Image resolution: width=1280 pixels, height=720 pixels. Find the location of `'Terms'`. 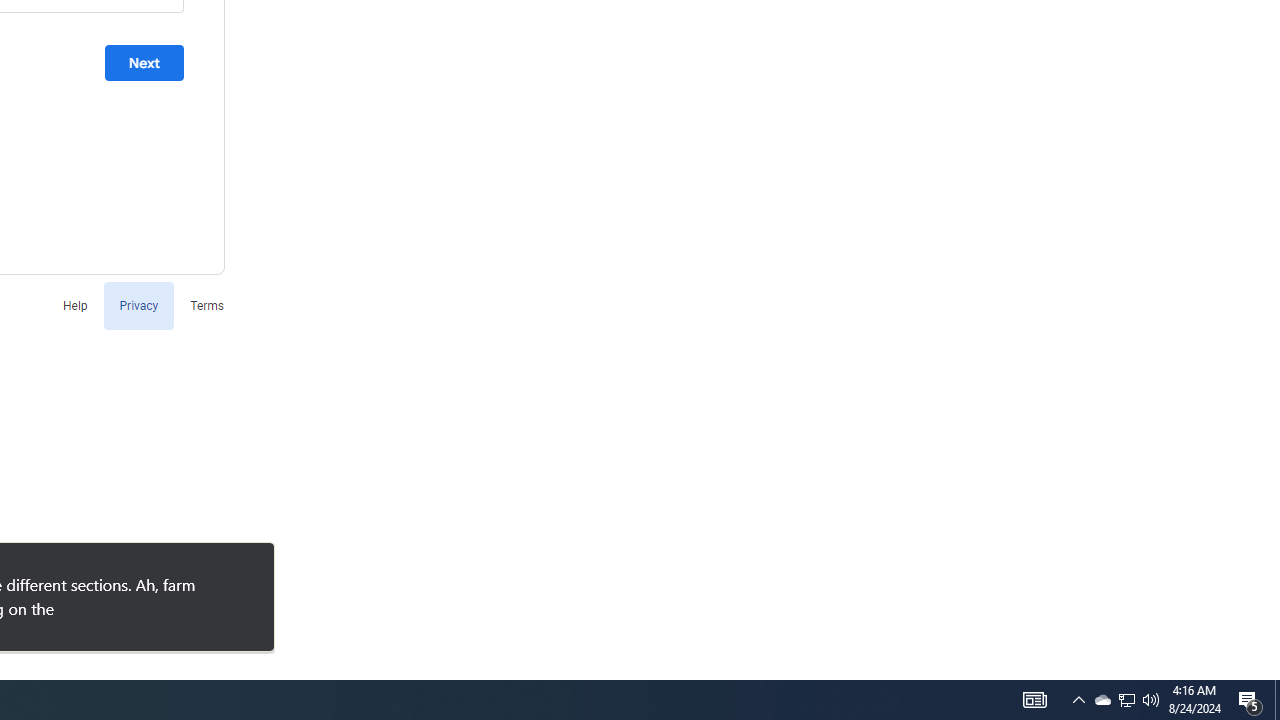

'Terms' is located at coordinates (207, 305).